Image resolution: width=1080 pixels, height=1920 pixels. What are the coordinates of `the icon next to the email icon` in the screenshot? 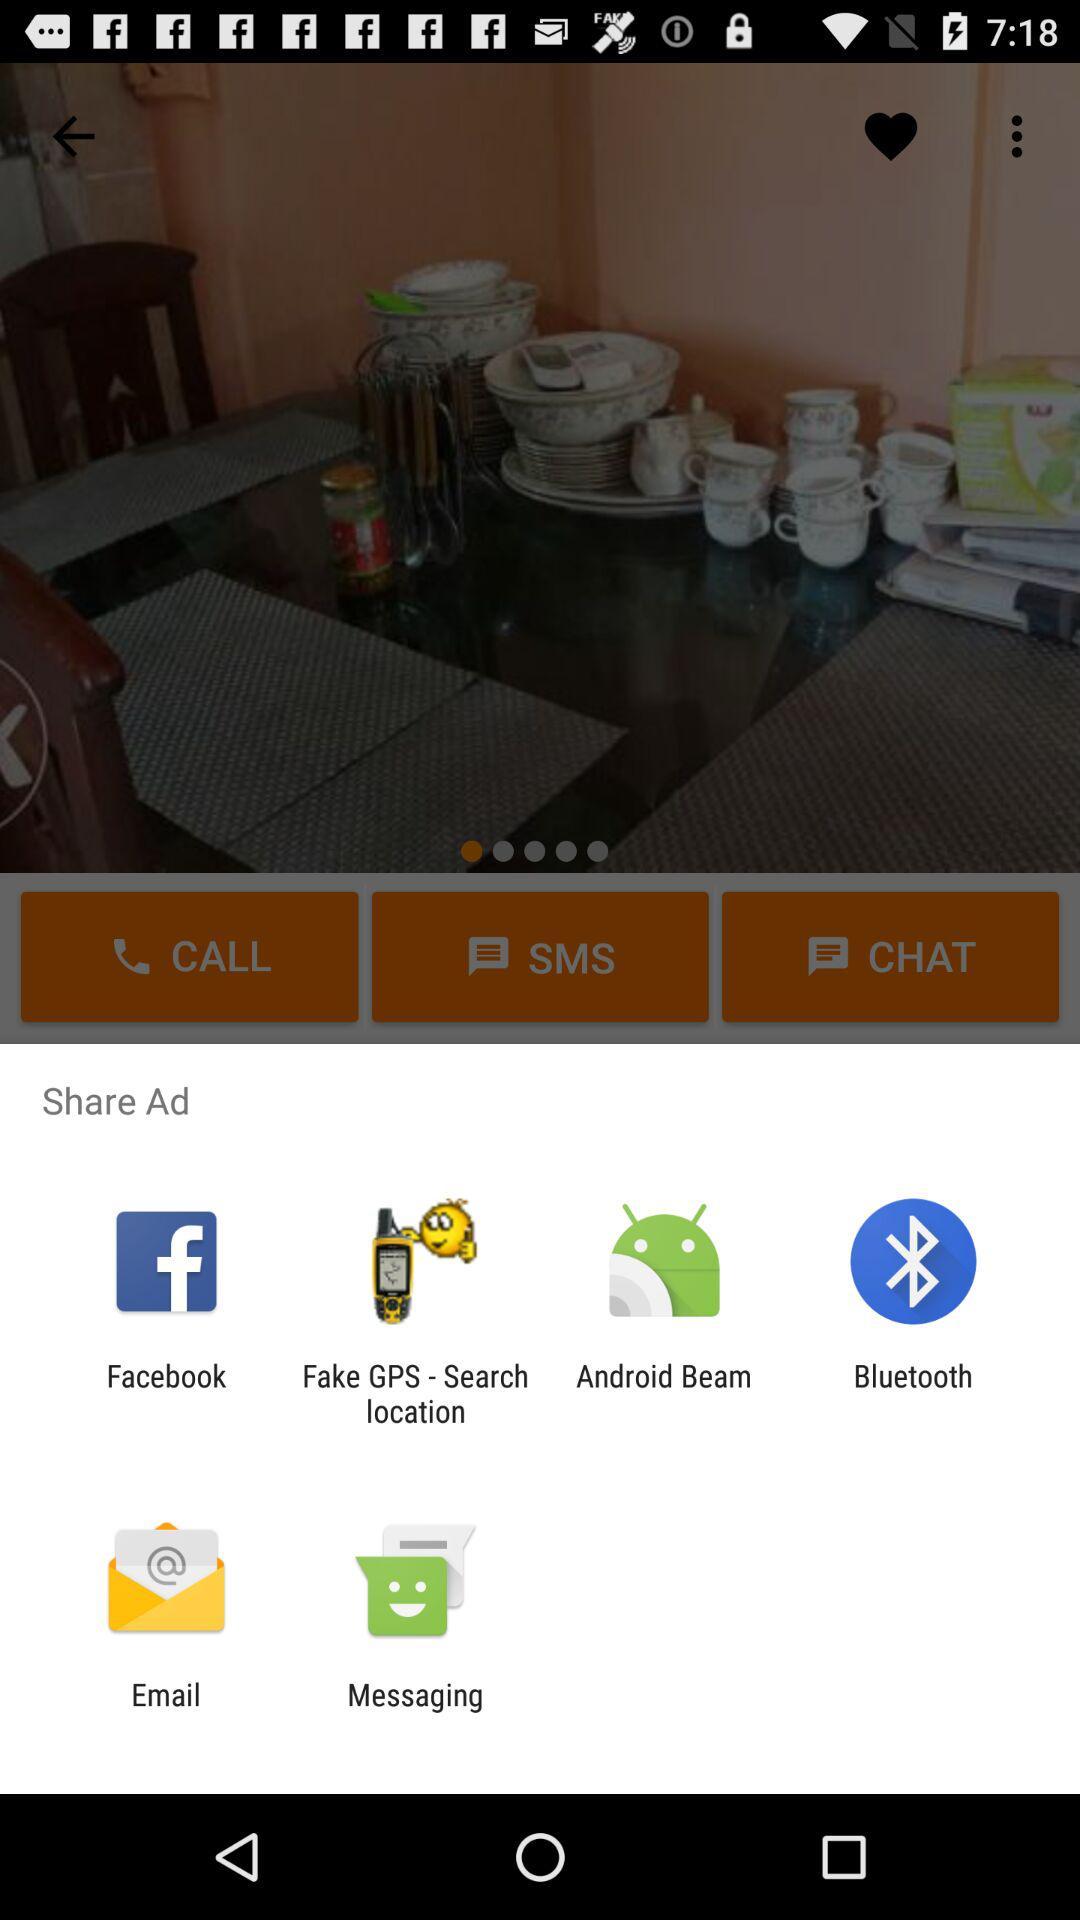 It's located at (414, 1711).